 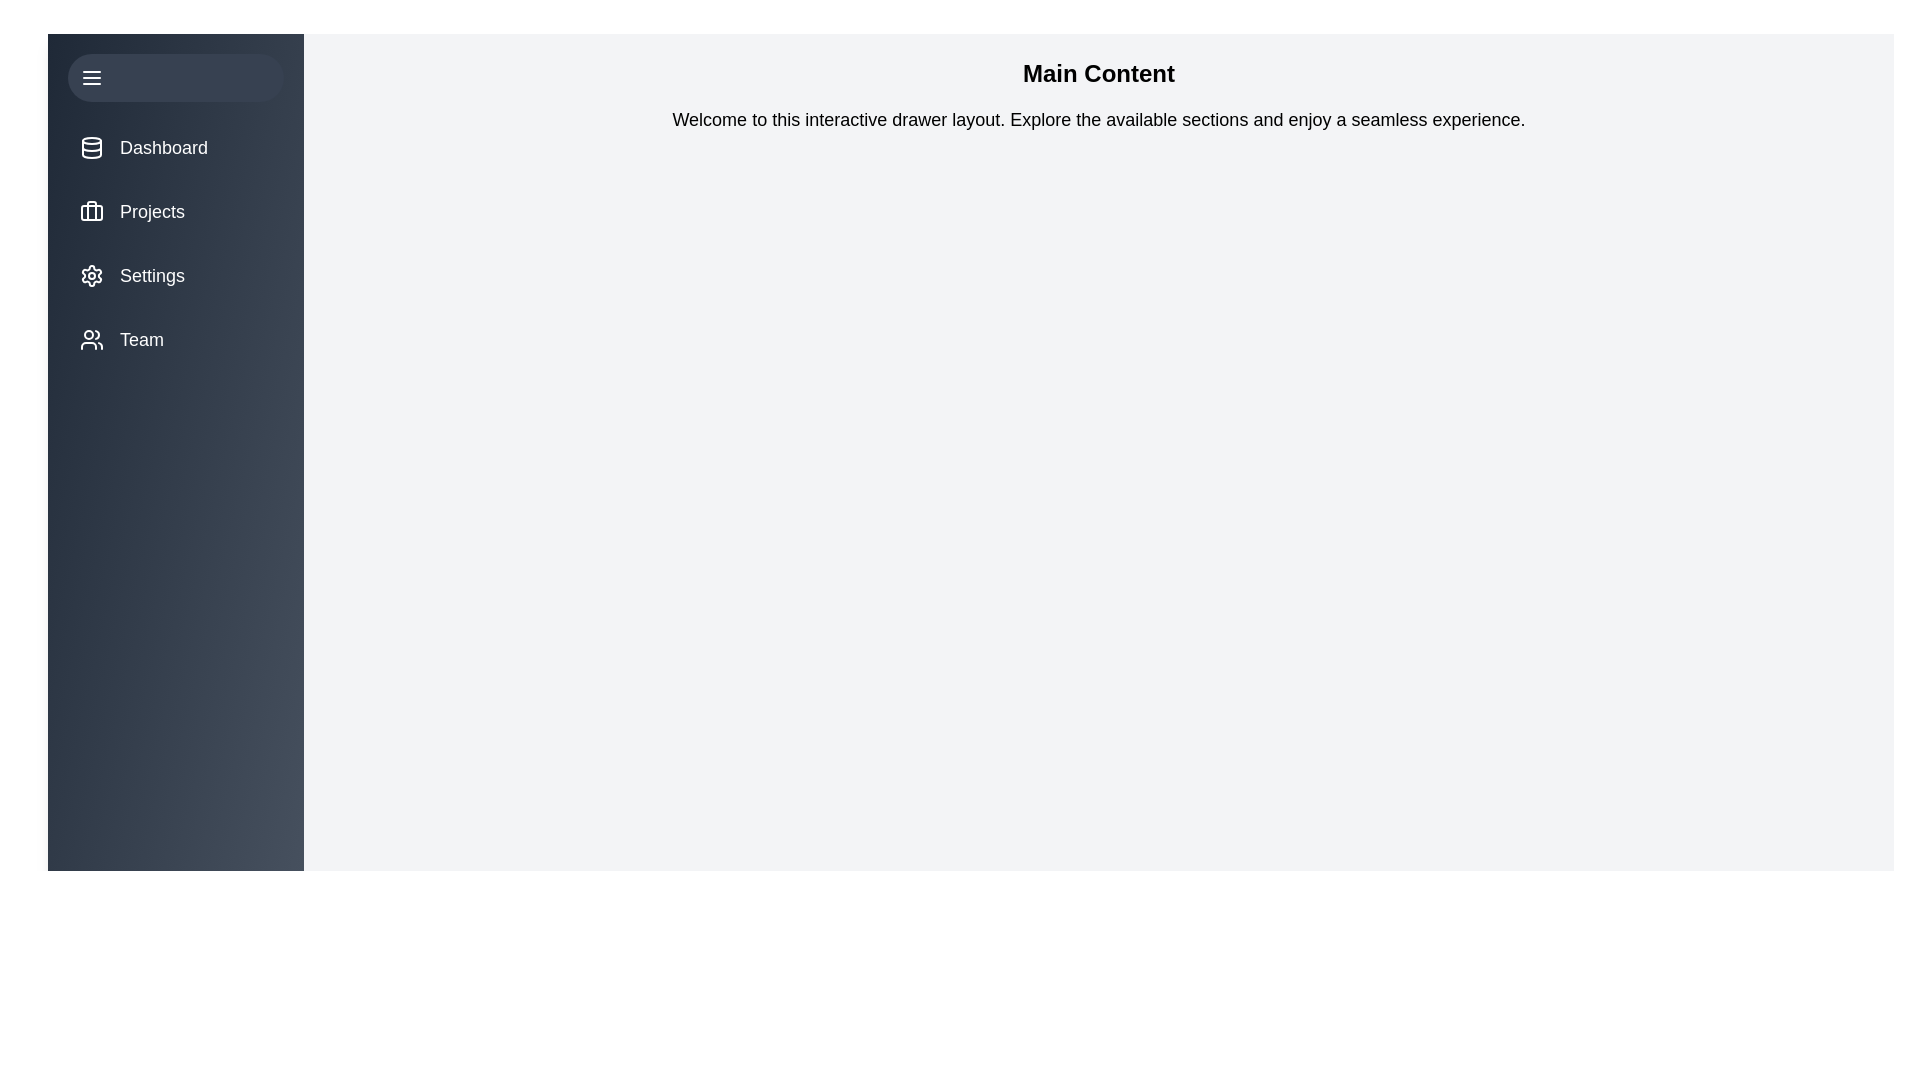 What do you see at coordinates (176, 212) in the screenshot?
I see `the menu item Projects from the drawer` at bounding box center [176, 212].